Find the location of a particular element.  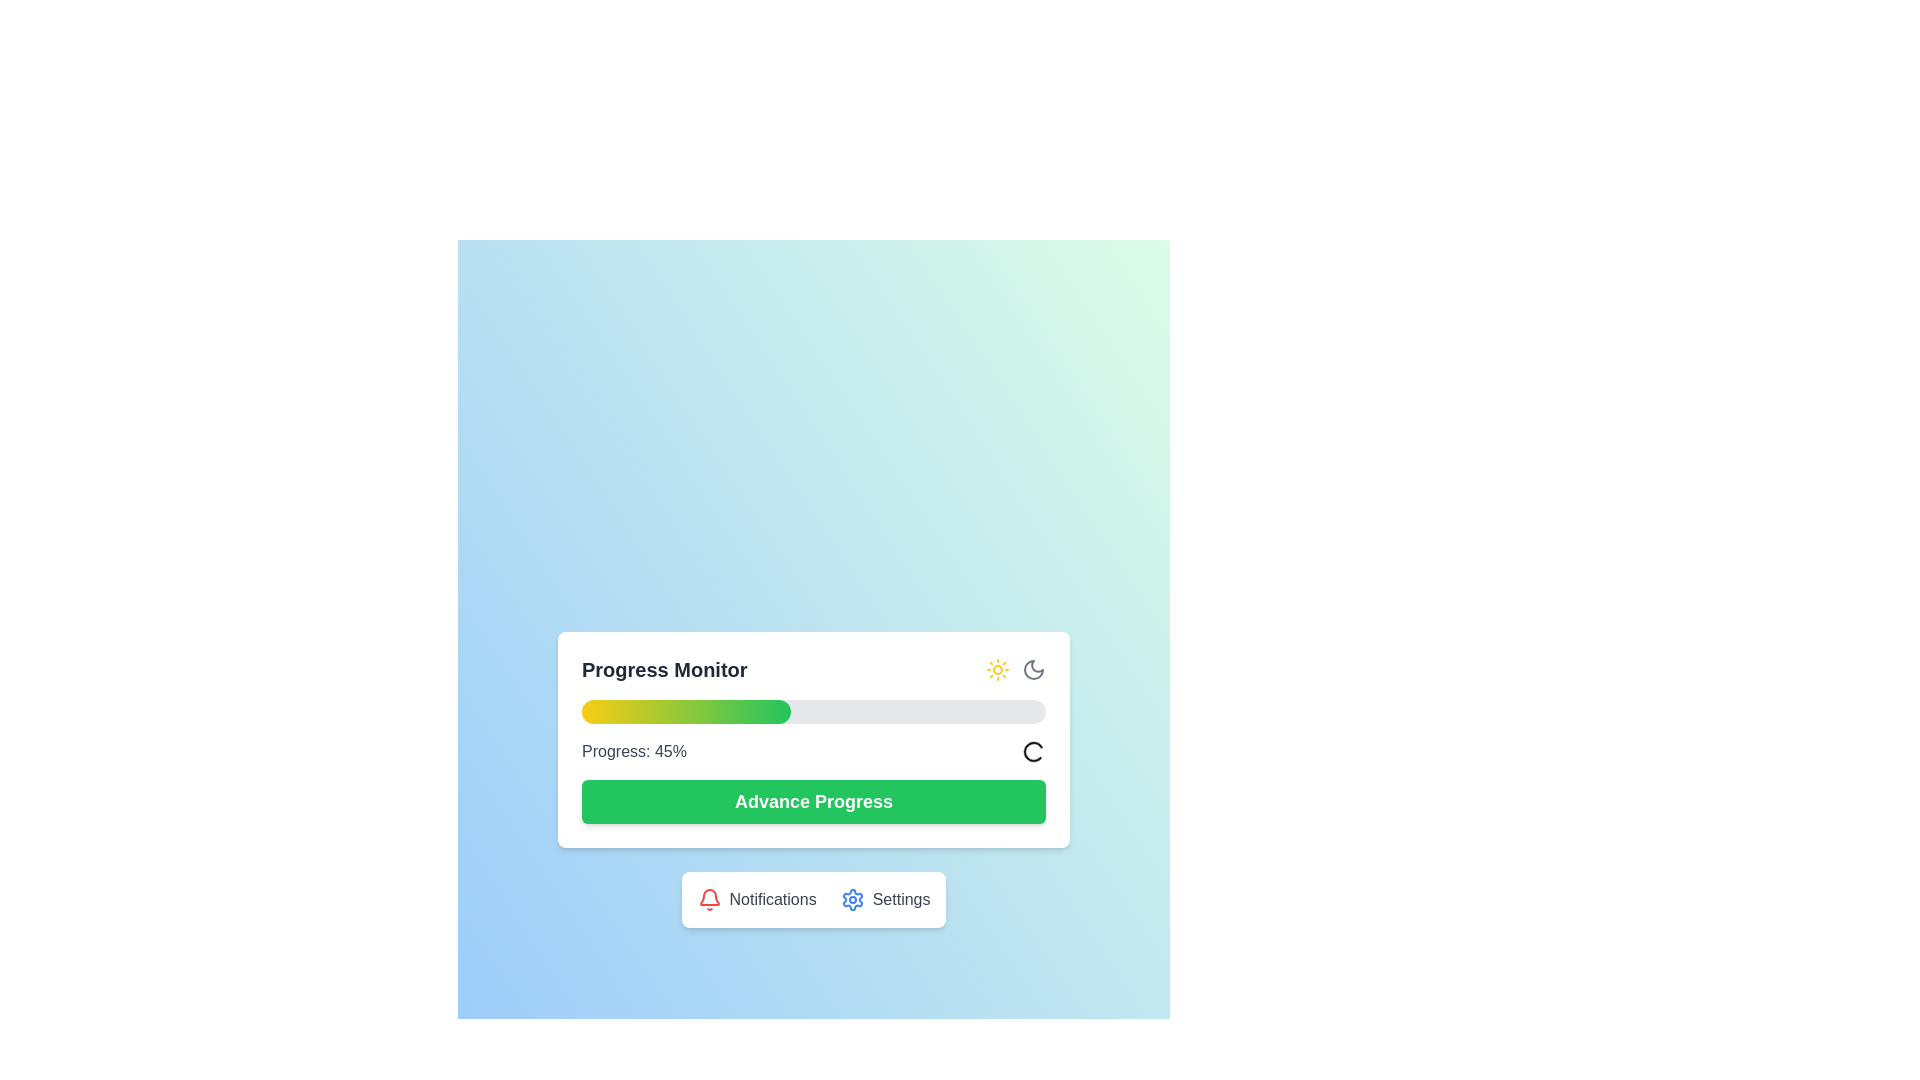

the 'Notifications' button, which is a small rectangular area with a red notification bell icon and dark gray text is located at coordinates (756, 898).